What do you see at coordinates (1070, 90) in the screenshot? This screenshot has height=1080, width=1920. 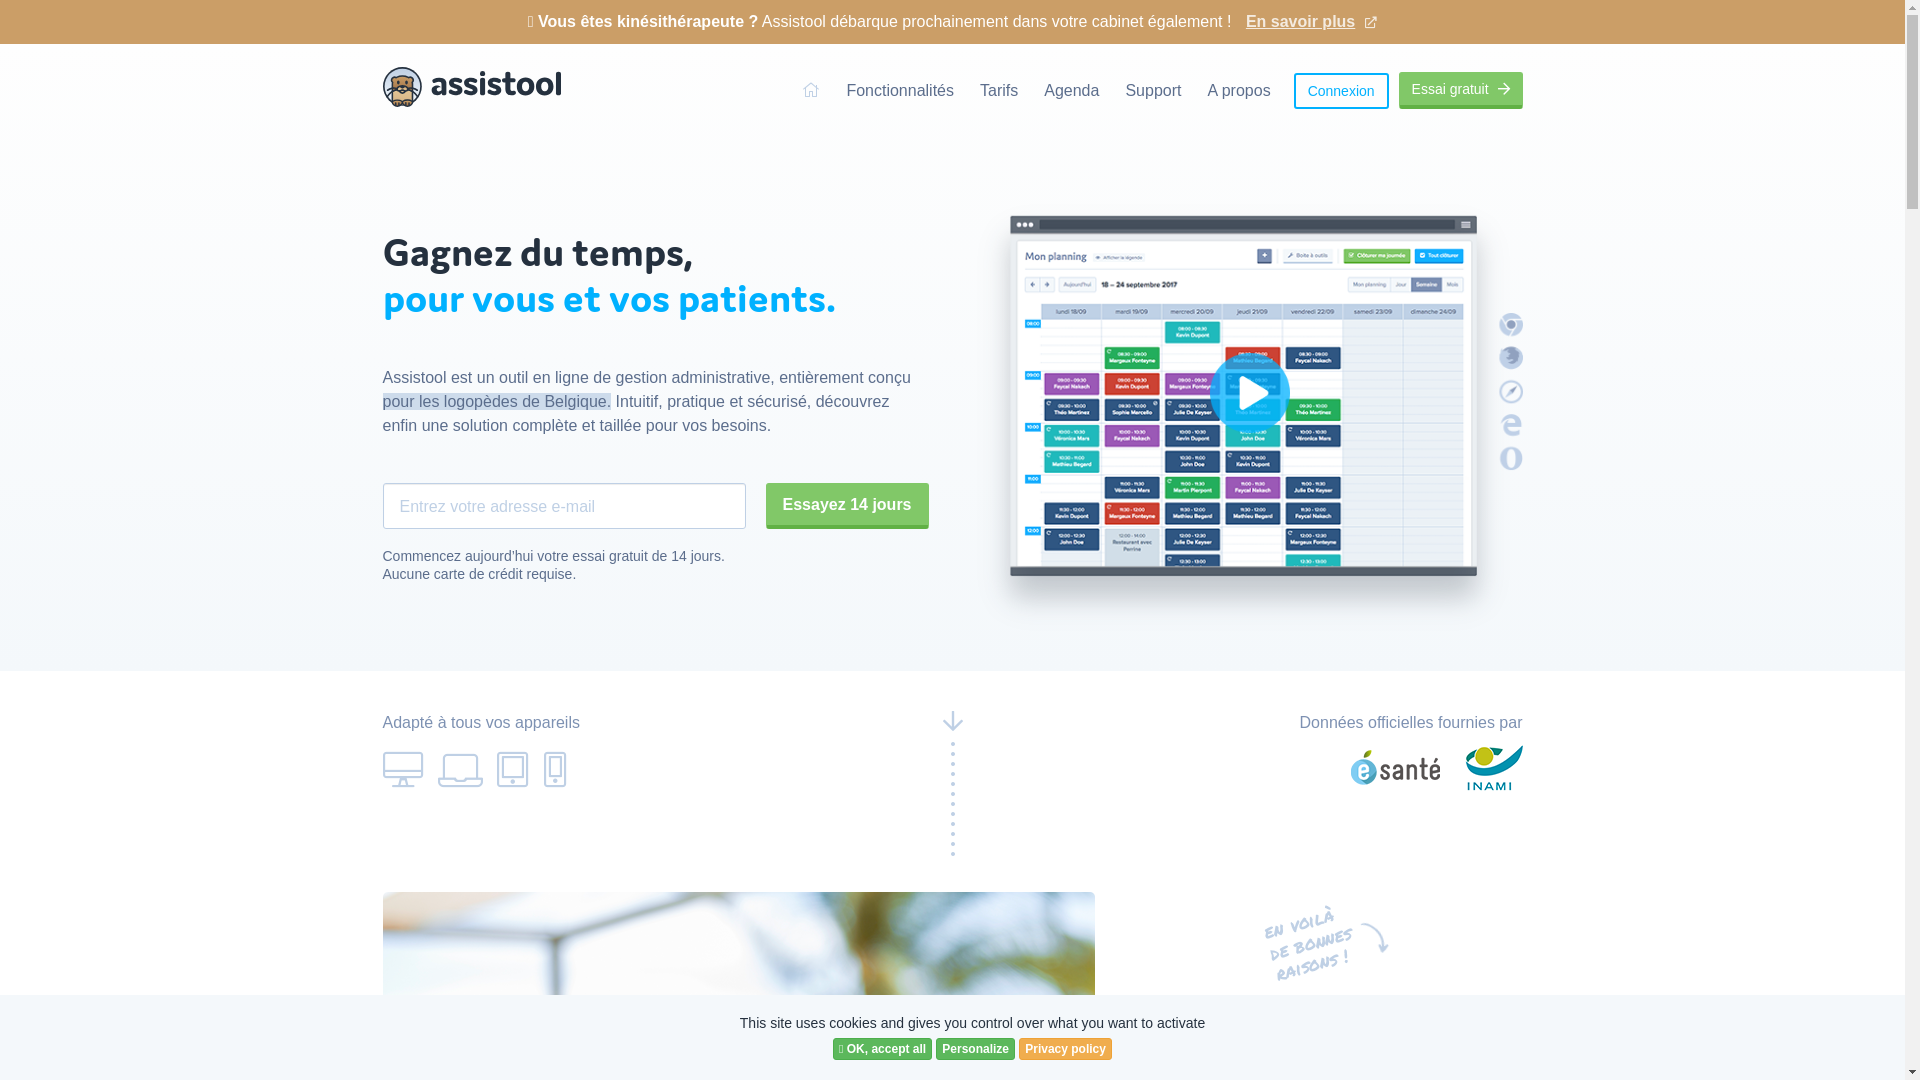 I see `'Agenda'` at bounding box center [1070, 90].